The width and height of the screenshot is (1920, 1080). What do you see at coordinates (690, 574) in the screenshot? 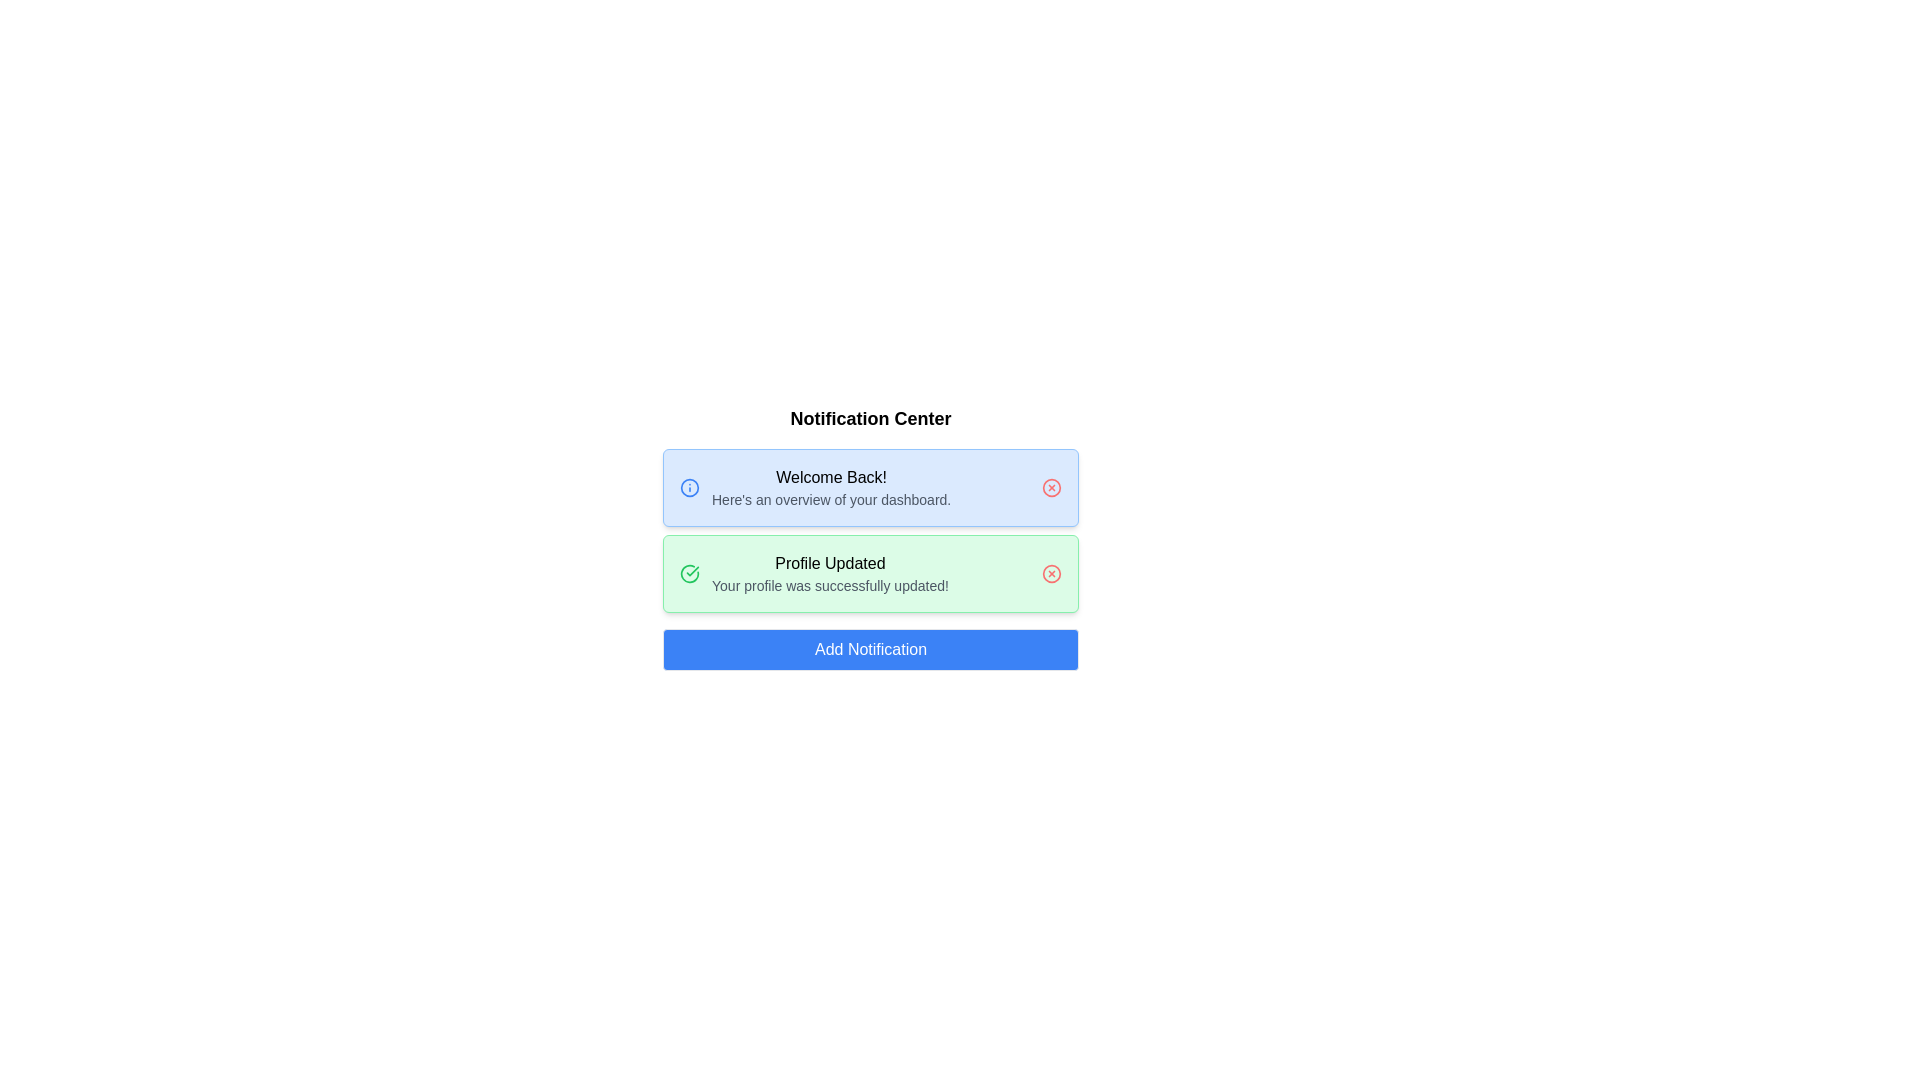
I see `the circular green Success indicator icon with a checkmark, located to the left of the 'Profile Updated' message in the green notification box` at bounding box center [690, 574].